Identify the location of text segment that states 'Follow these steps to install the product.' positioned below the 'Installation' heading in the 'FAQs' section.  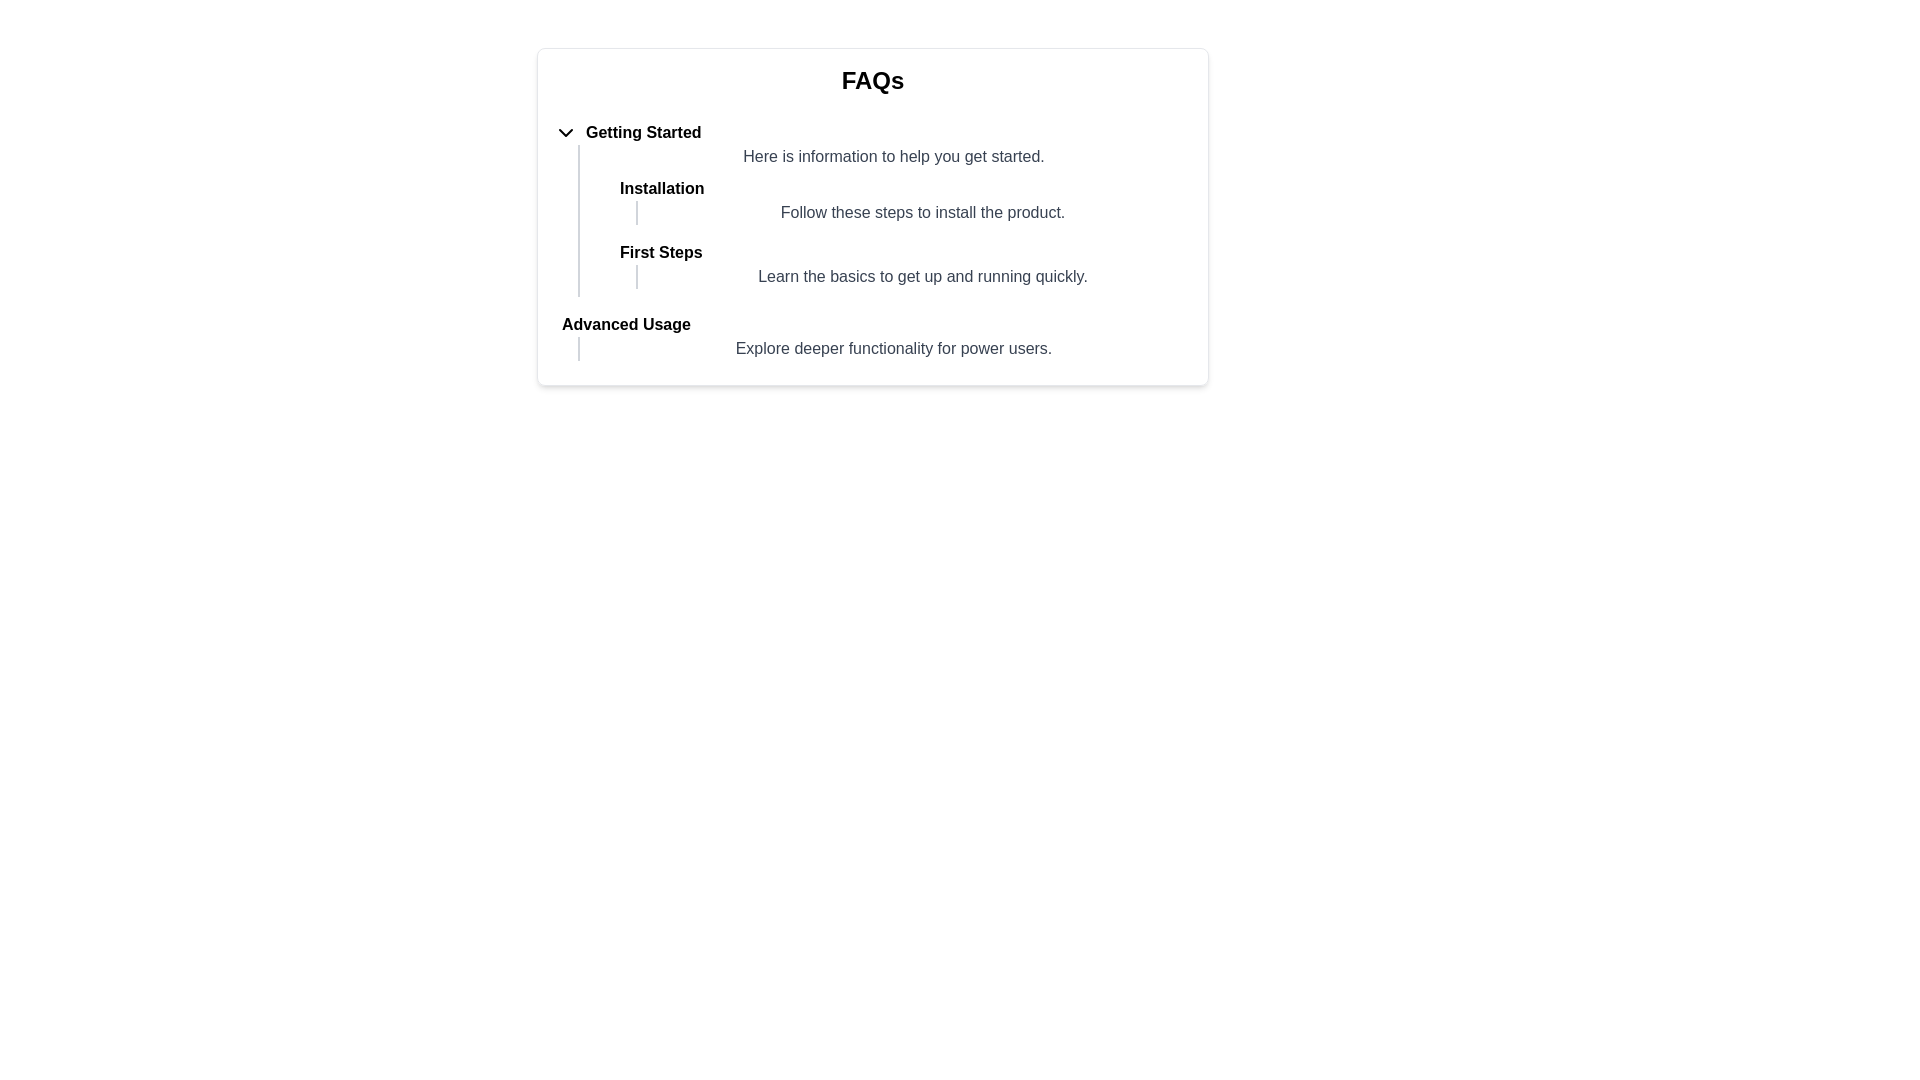
(912, 212).